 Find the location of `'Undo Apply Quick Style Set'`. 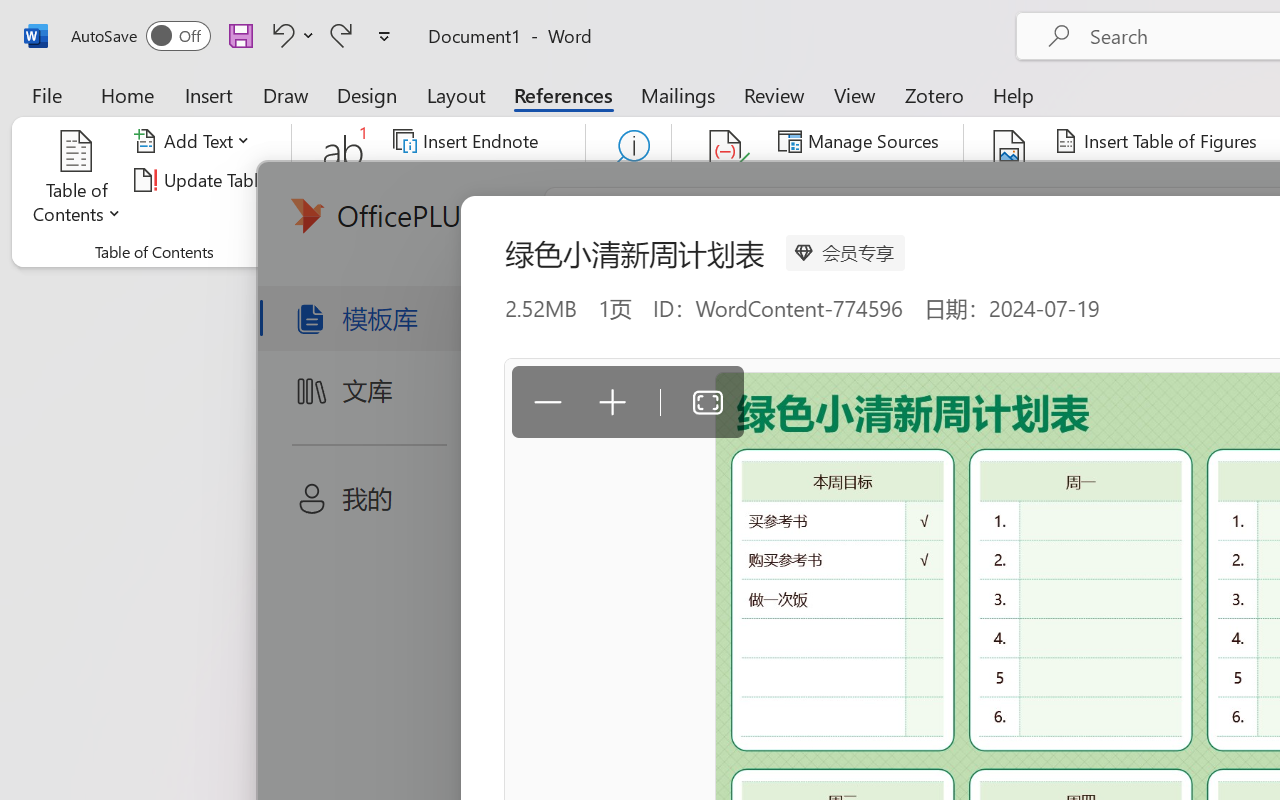

'Undo Apply Quick Style Set' is located at coordinates (289, 34).